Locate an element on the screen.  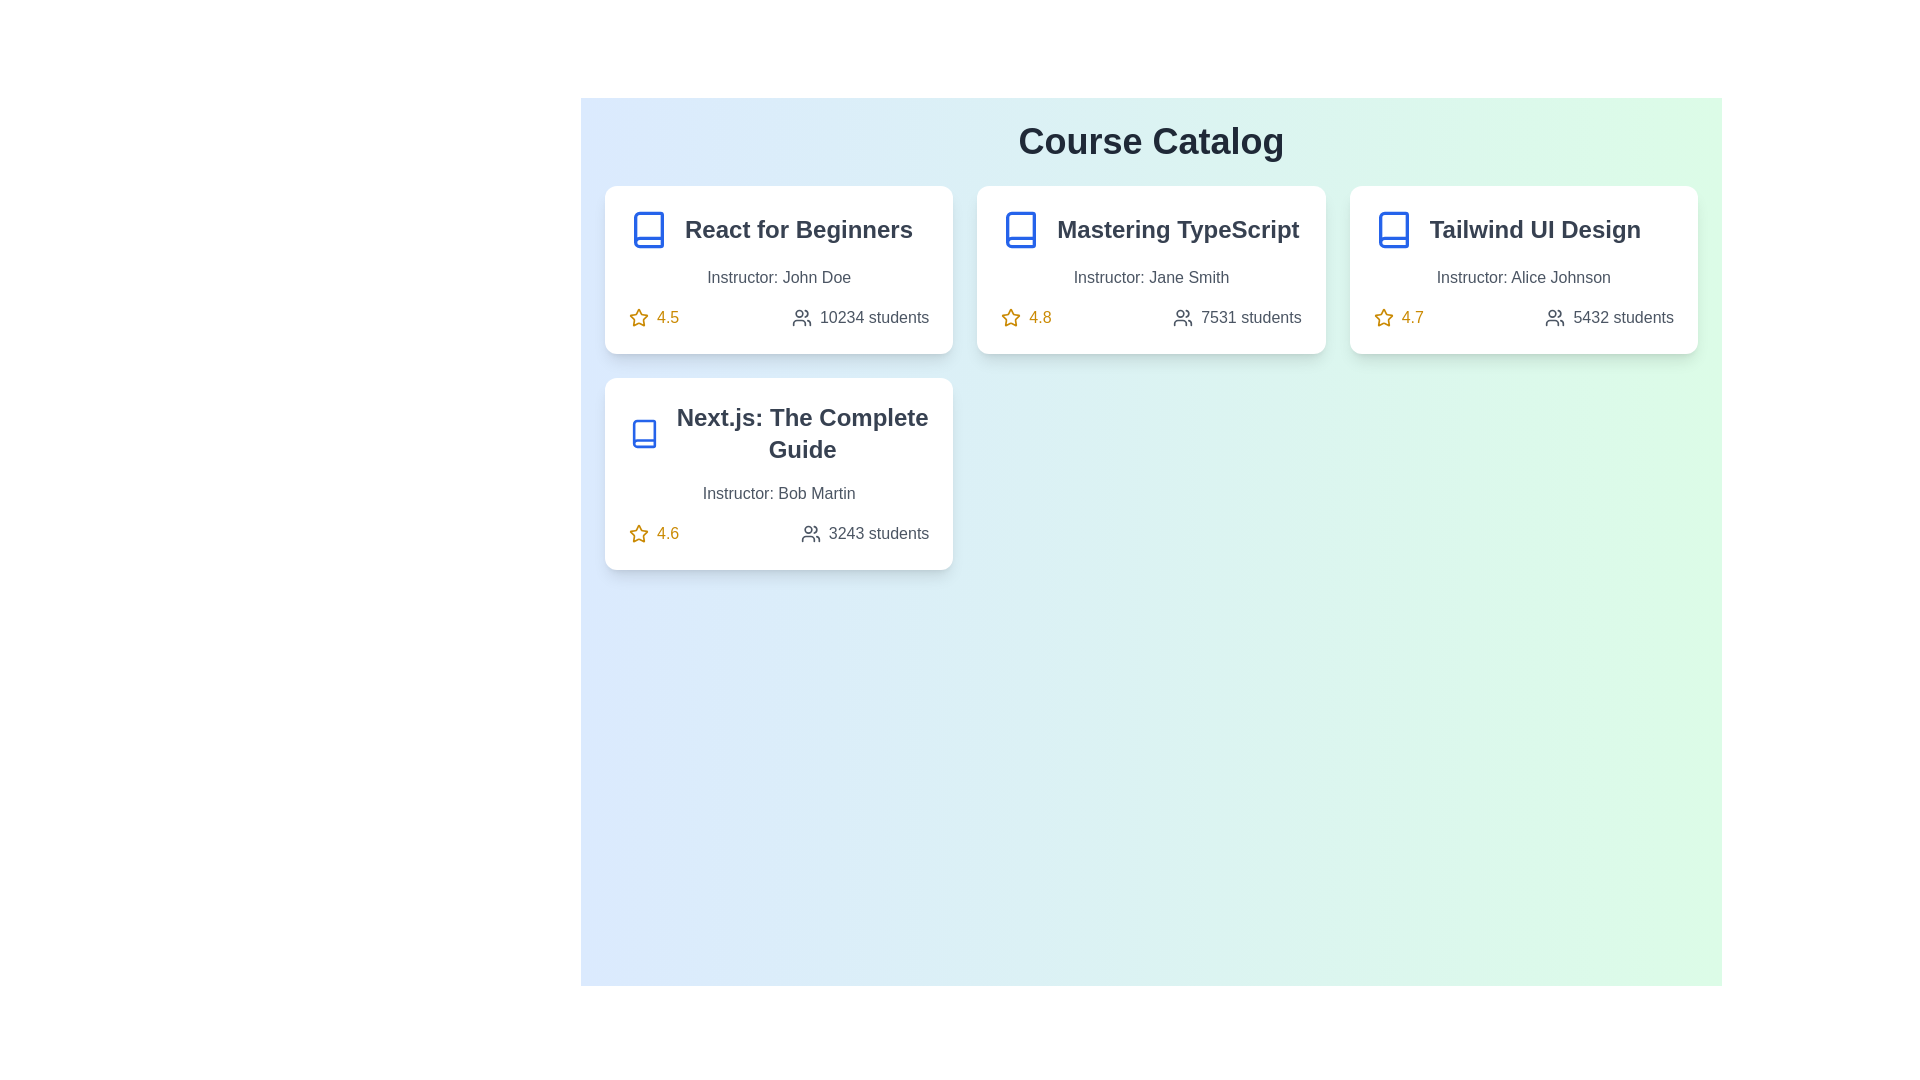
the informational text component displaying the rating '4.7' and the student count '5432 students' within the 'Tailwind UI Design' course card is located at coordinates (1522, 316).